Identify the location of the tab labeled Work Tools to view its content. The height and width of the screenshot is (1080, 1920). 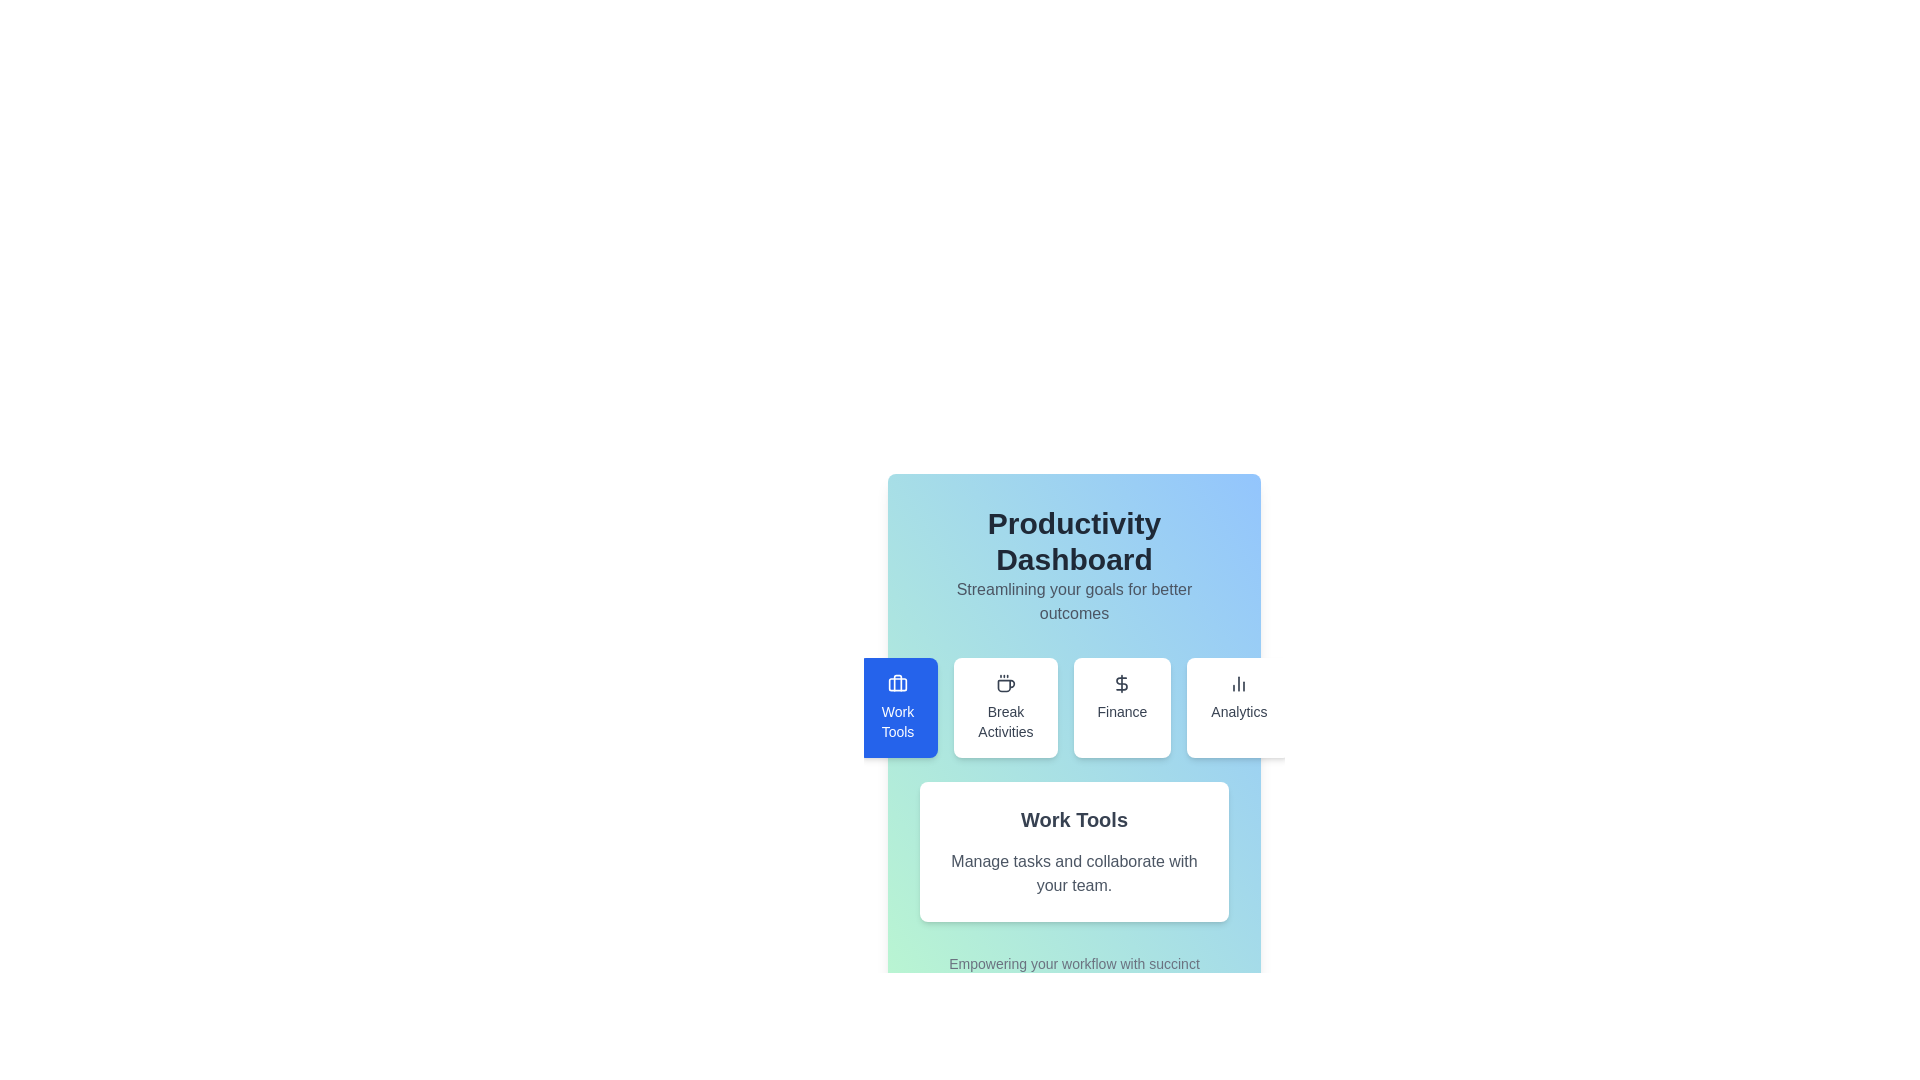
(896, 707).